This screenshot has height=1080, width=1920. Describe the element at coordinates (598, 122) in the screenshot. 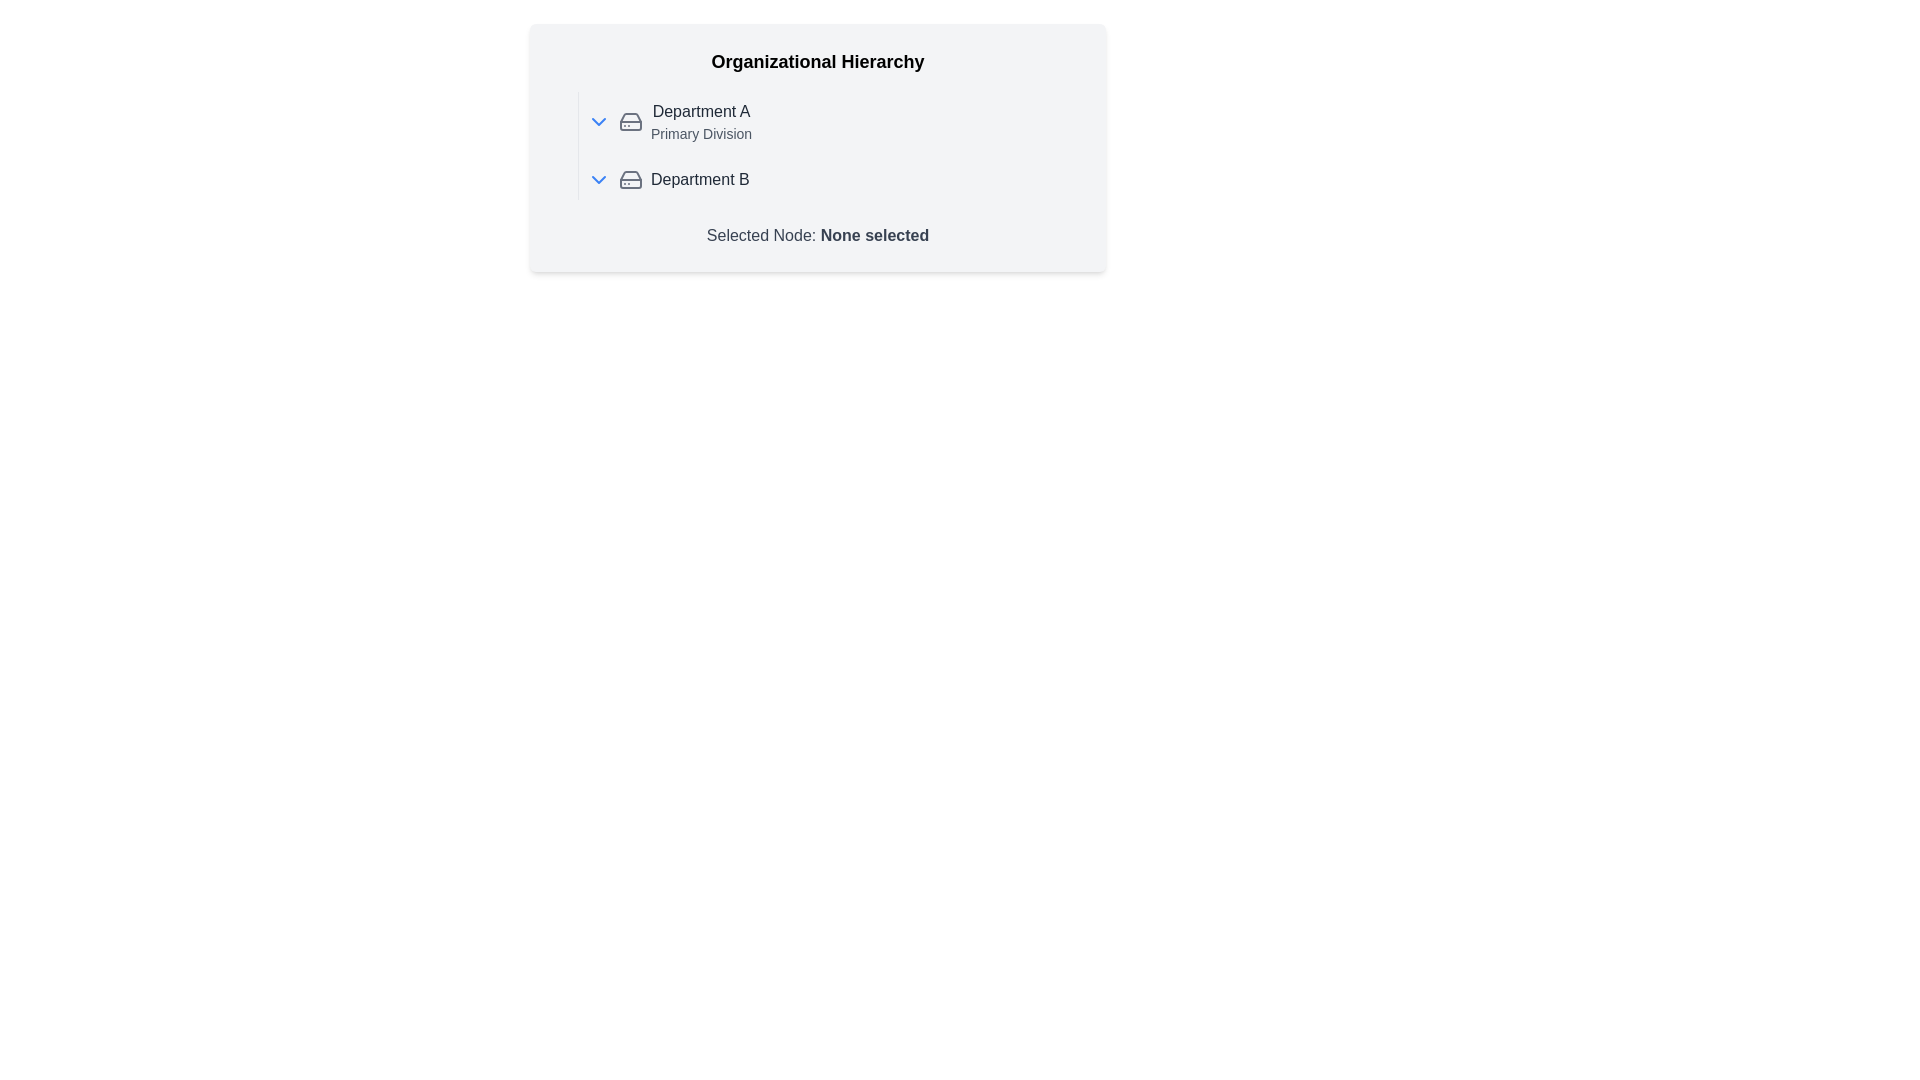

I see `the Downward Chevron icon located to the left of the hard disk icon, which serves as a trigger for toggling the section's expanded or collapsed state` at that location.